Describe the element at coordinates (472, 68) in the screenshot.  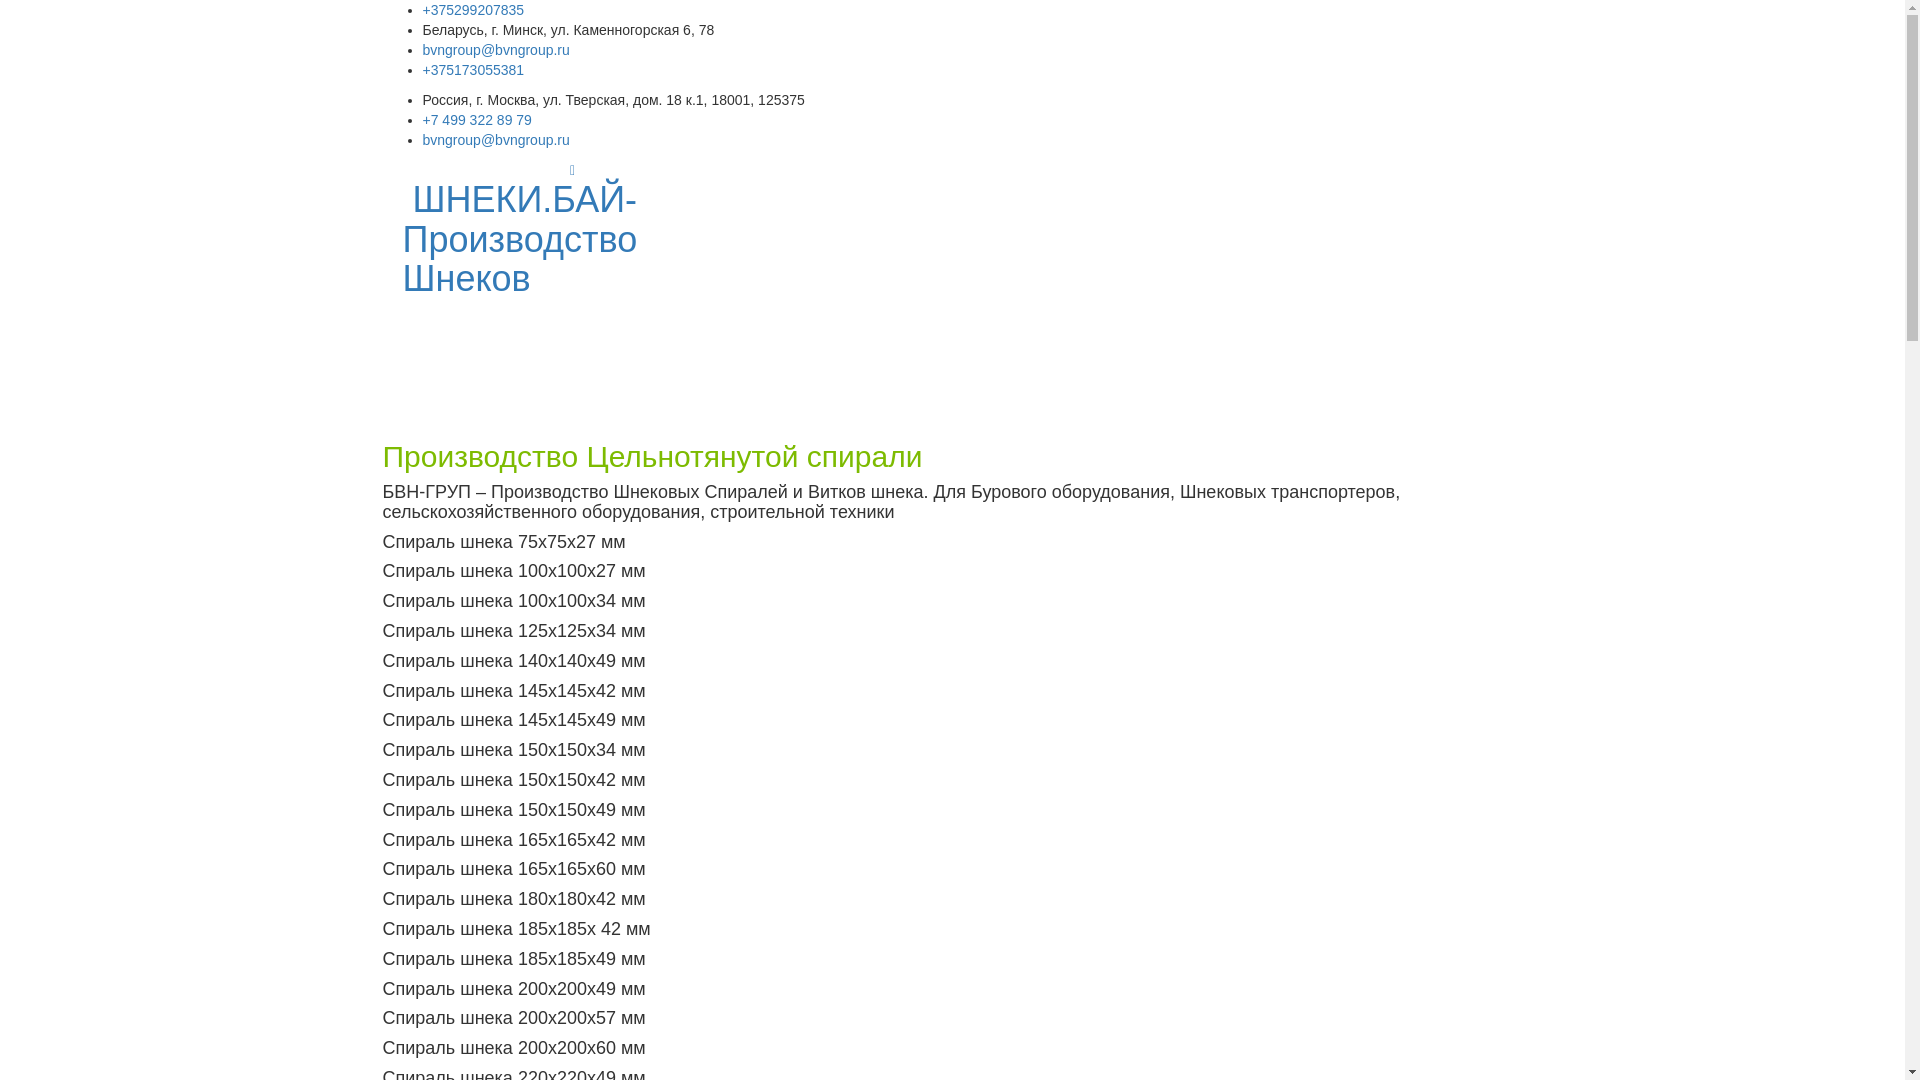
I see `'+375173055381'` at that location.